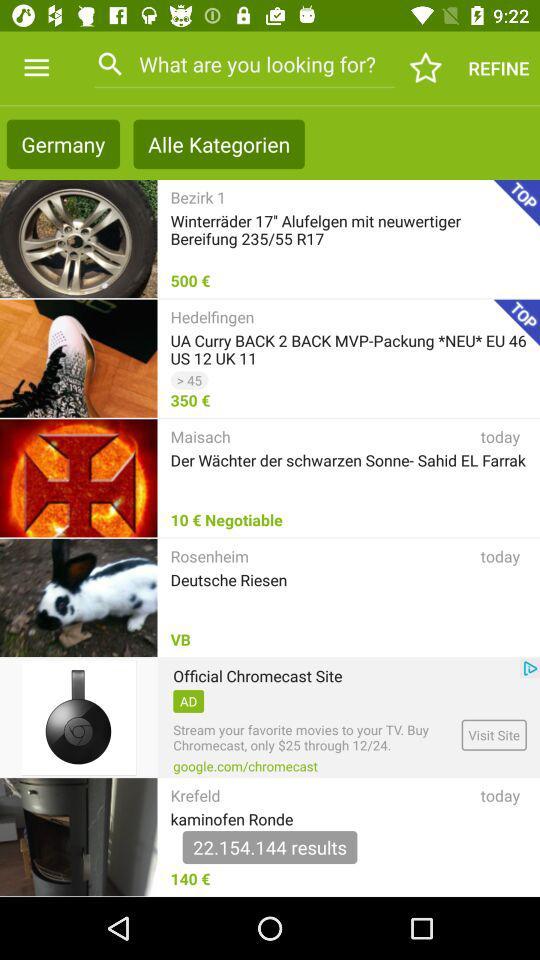  I want to click on icon on the right side of official chromecast site, so click(530, 668).